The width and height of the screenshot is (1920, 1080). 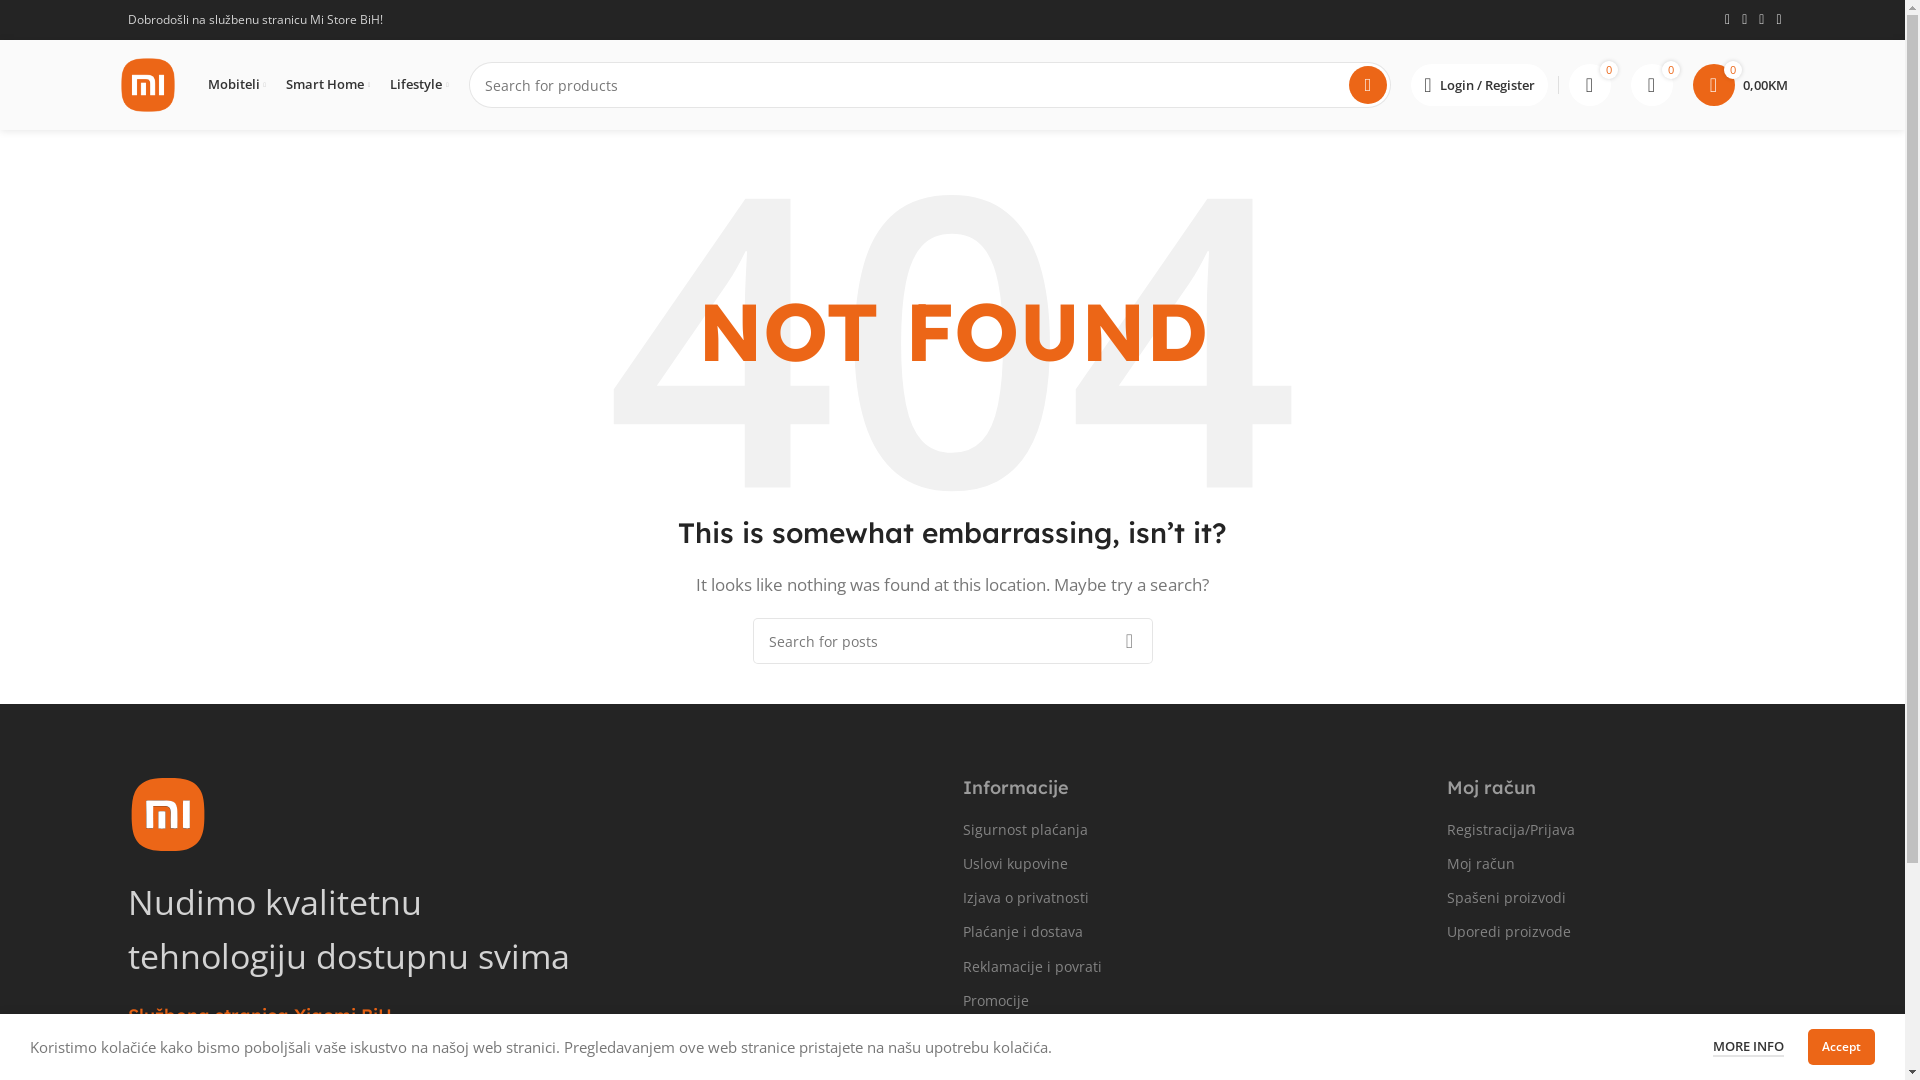 What do you see at coordinates (1738, 83) in the screenshot?
I see `'0` at bounding box center [1738, 83].